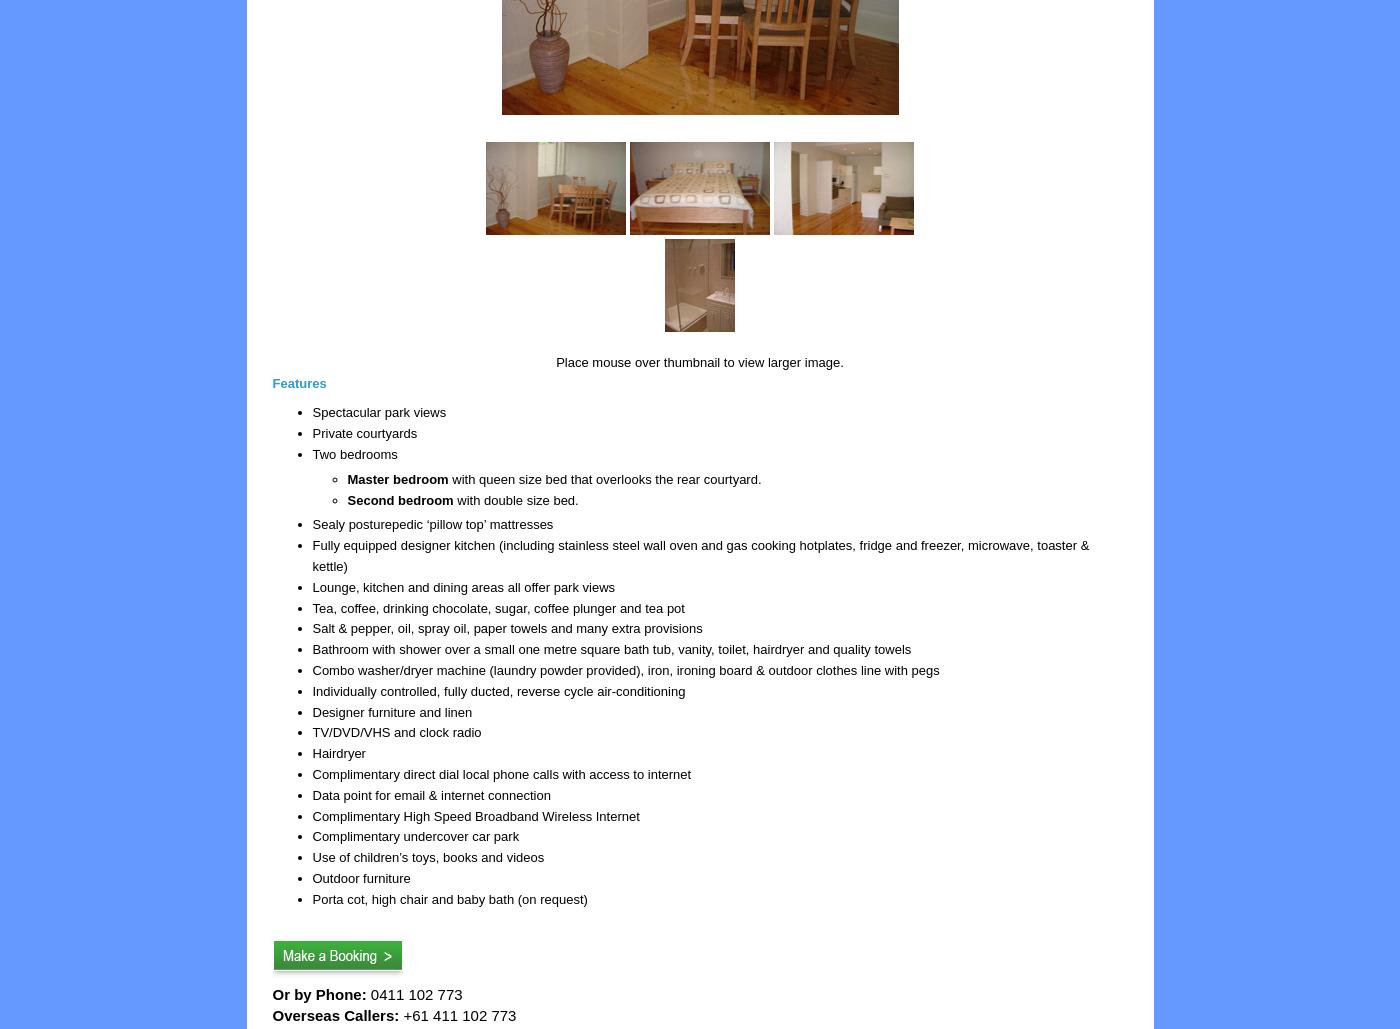 The image size is (1400, 1029). Describe the element at coordinates (415, 835) in the screenshot. I see `'Complimentary undercover car park'` at that location.